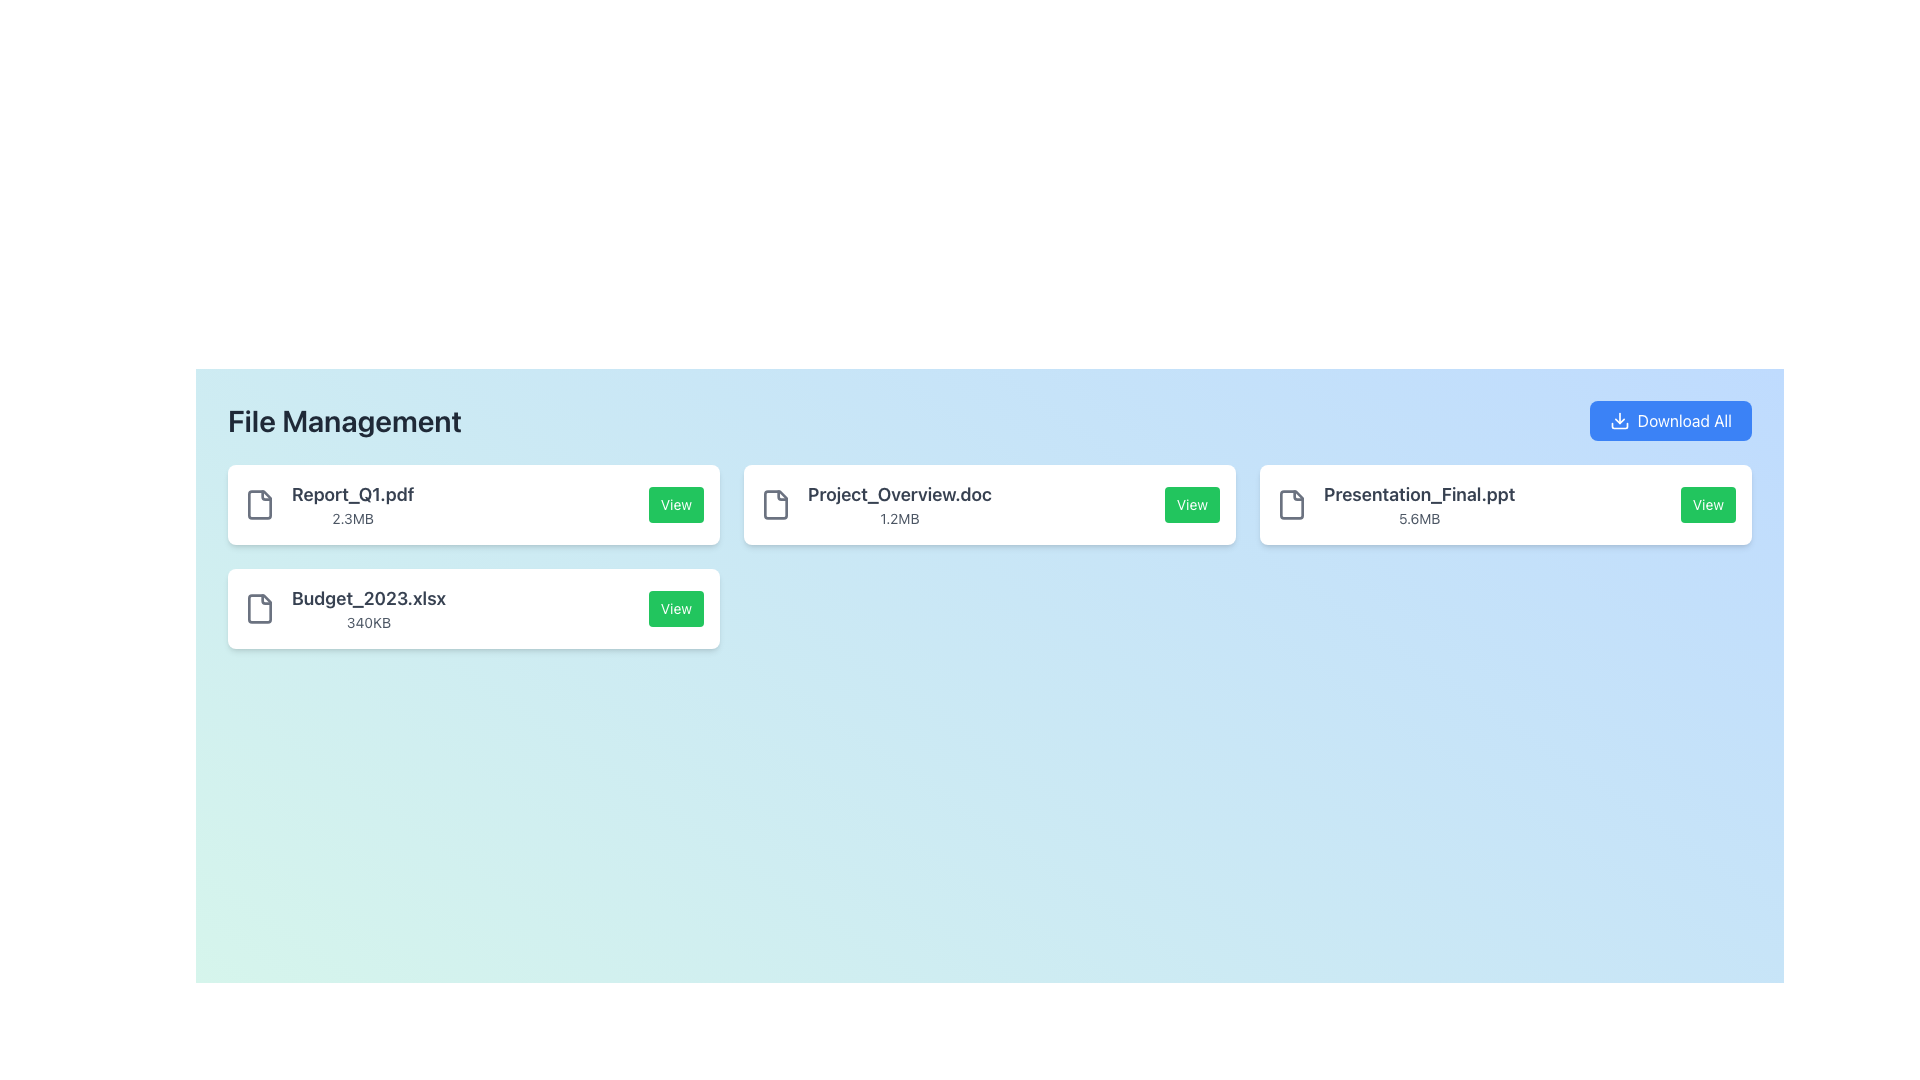 Image resolution: width=1920 pixels, height=1080 pixels. What do you see at coordinates (1418, 518) in the screenshot?
I see `the Text label that displays the size of the file, located beneath 'Presentation_Final.ppt' in the File Management interface` at bounding box center [1418, 518].